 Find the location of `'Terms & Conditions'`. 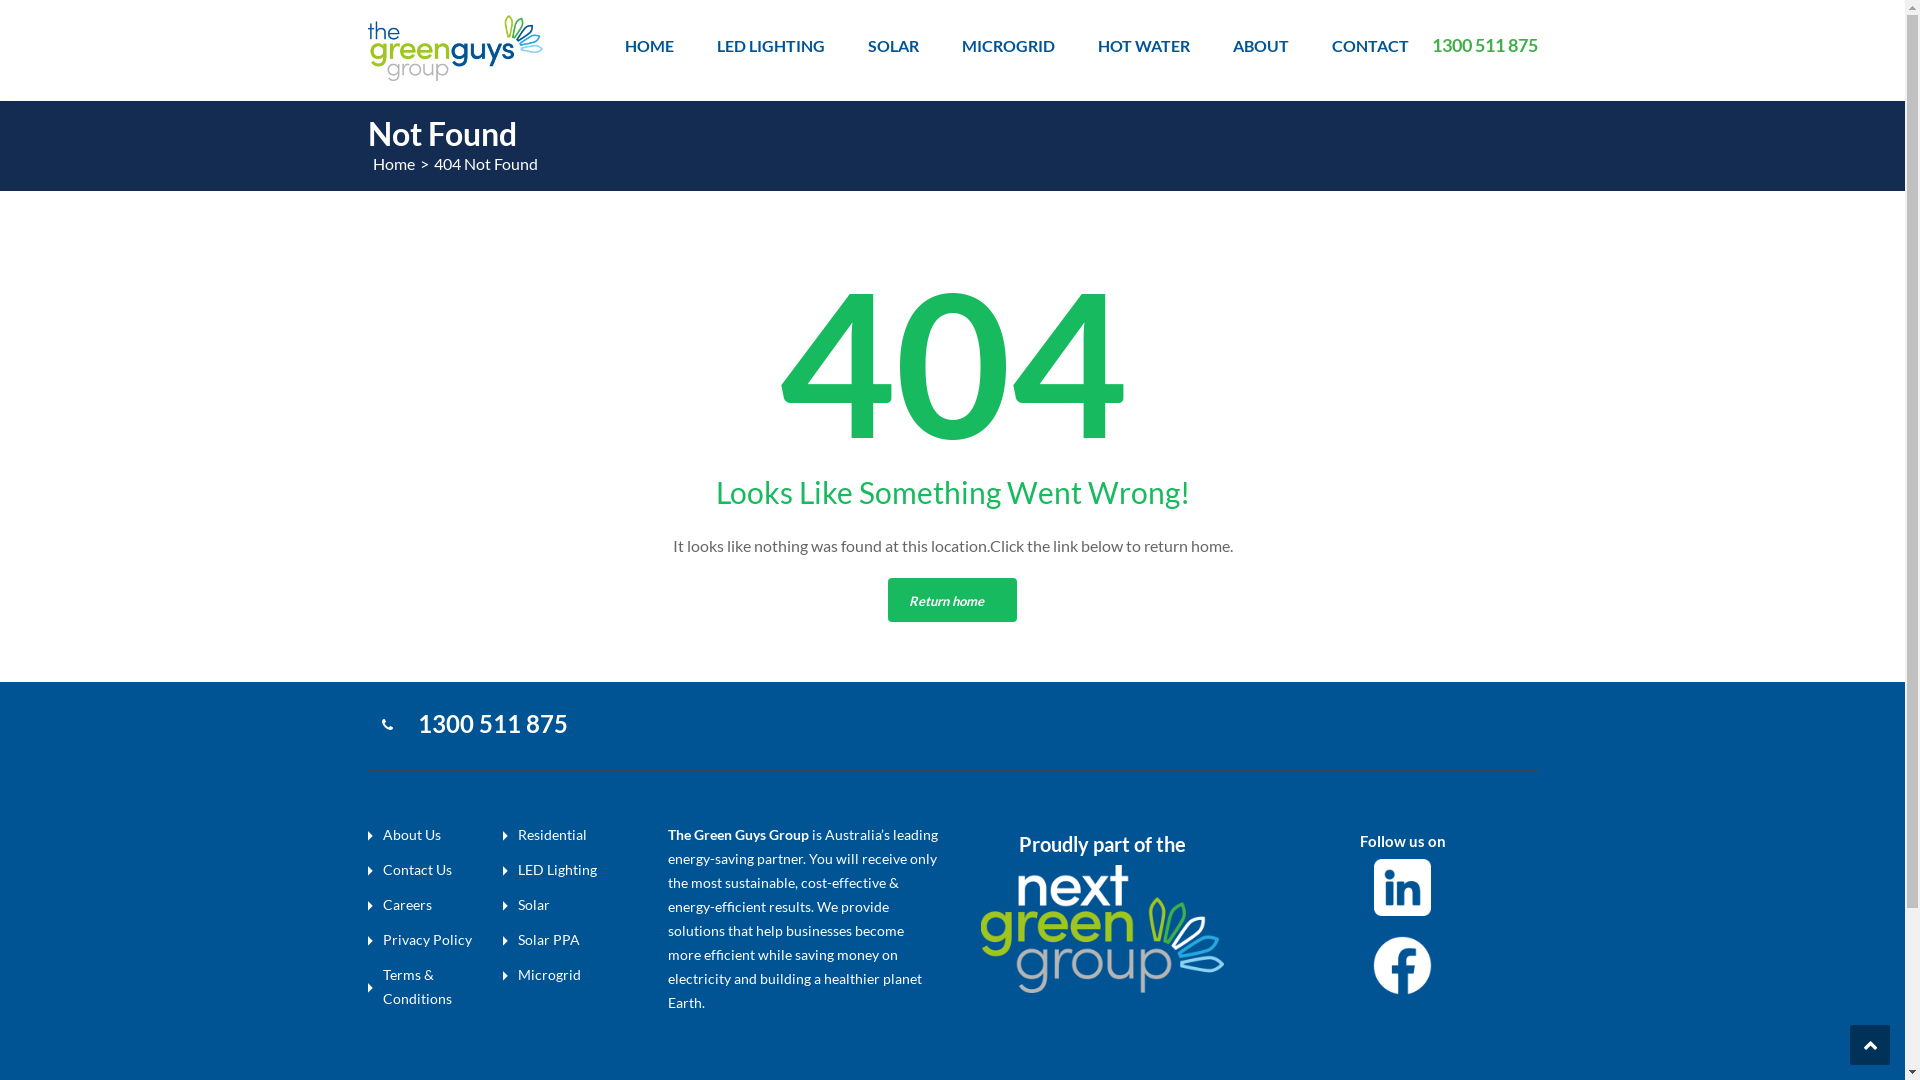

'Terms & Conditions' is located at coordinates (415, 985).